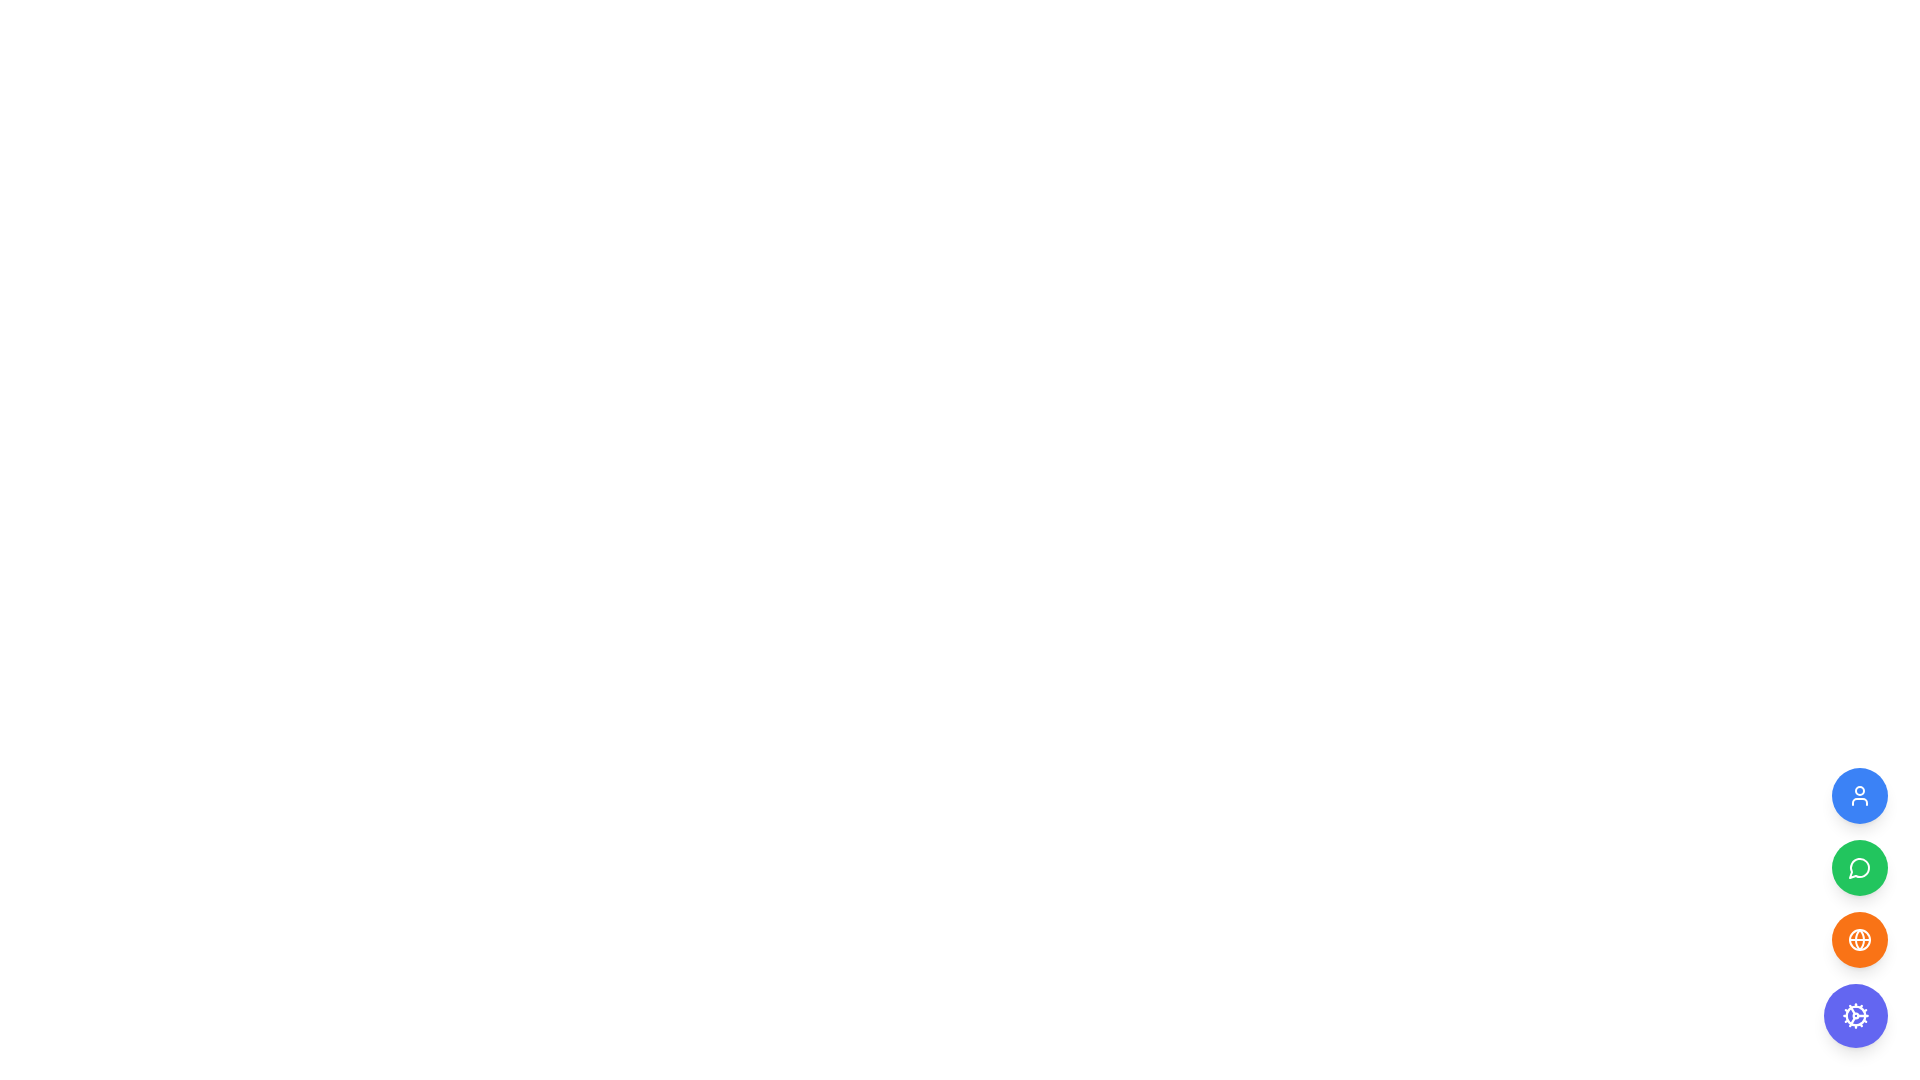 This screenshot has height=1080, width=1920. I want to click on the settings button, identifiable by the gear icon, located as the fourth button in a vertical stack near the right edge of the interface, so click(1855, 1015).